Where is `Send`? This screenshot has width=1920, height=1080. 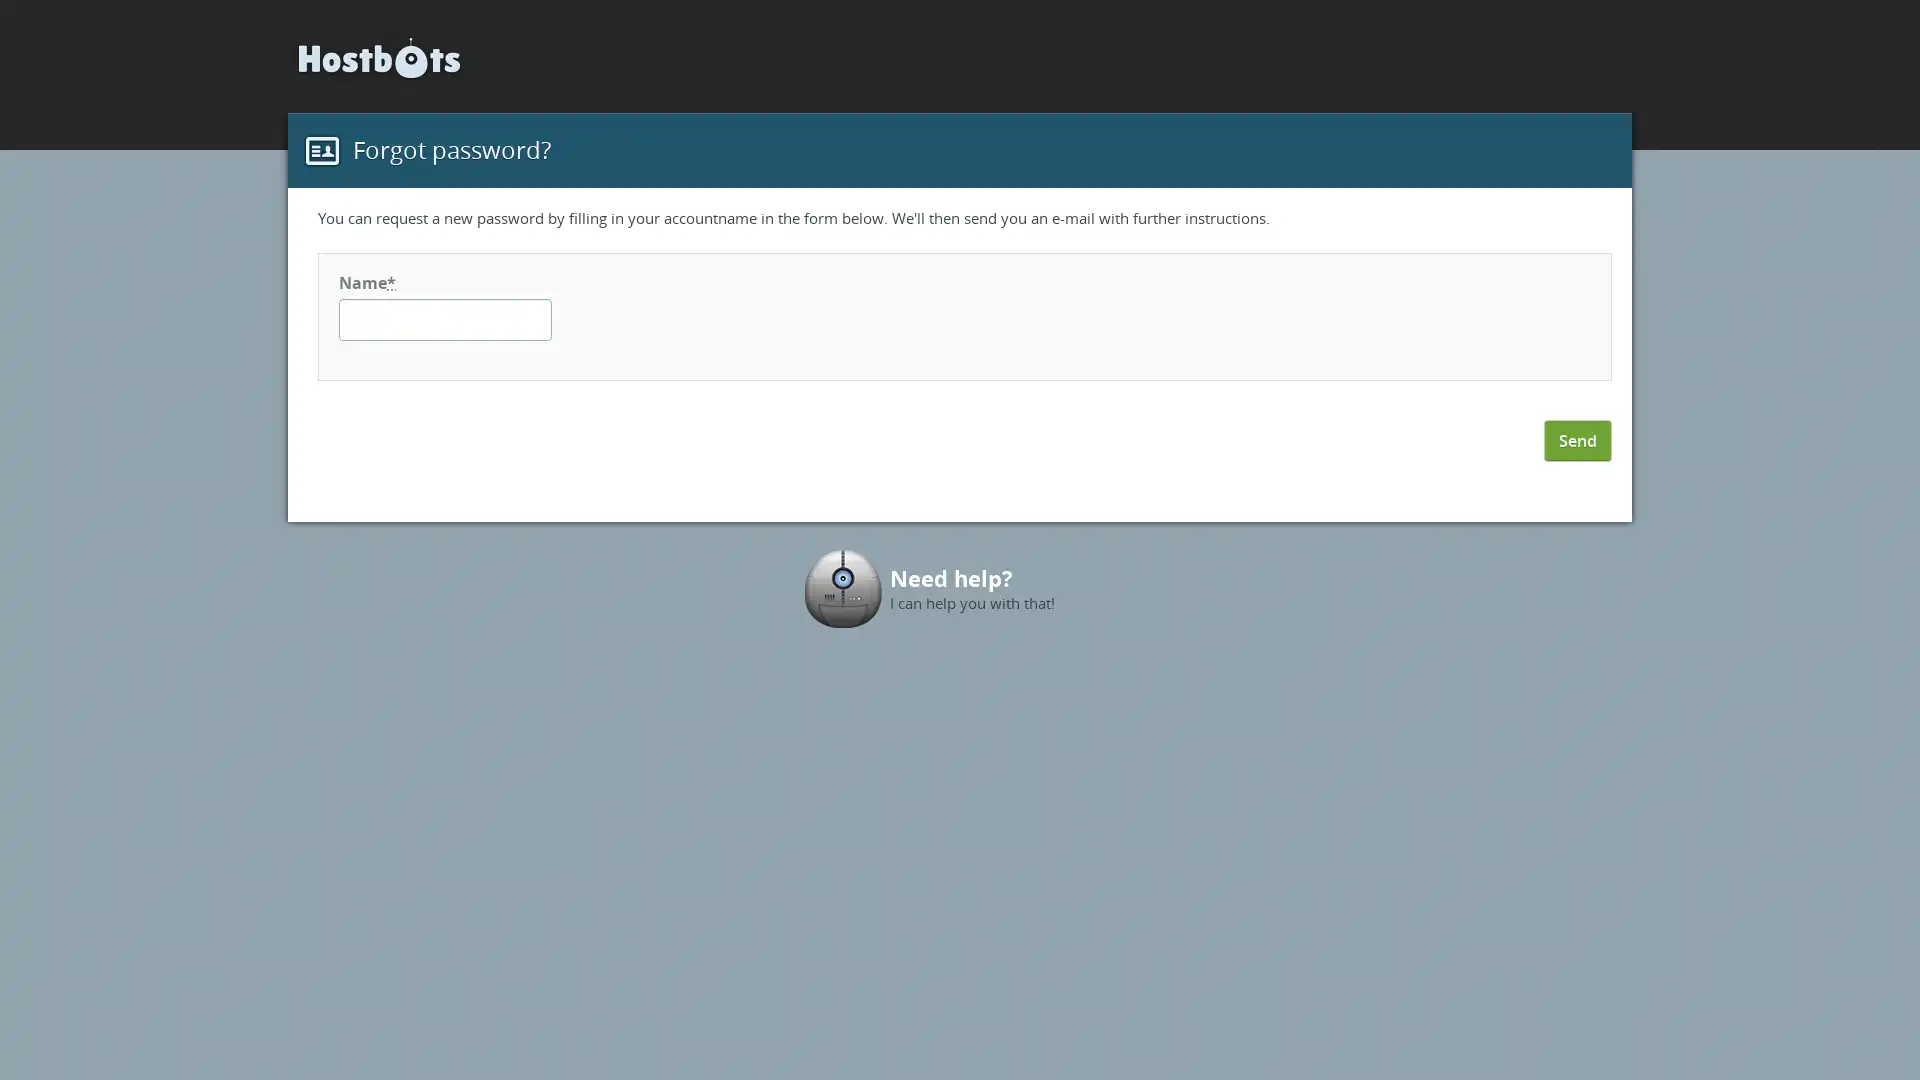
Send is located at coordinates (1577, 438).